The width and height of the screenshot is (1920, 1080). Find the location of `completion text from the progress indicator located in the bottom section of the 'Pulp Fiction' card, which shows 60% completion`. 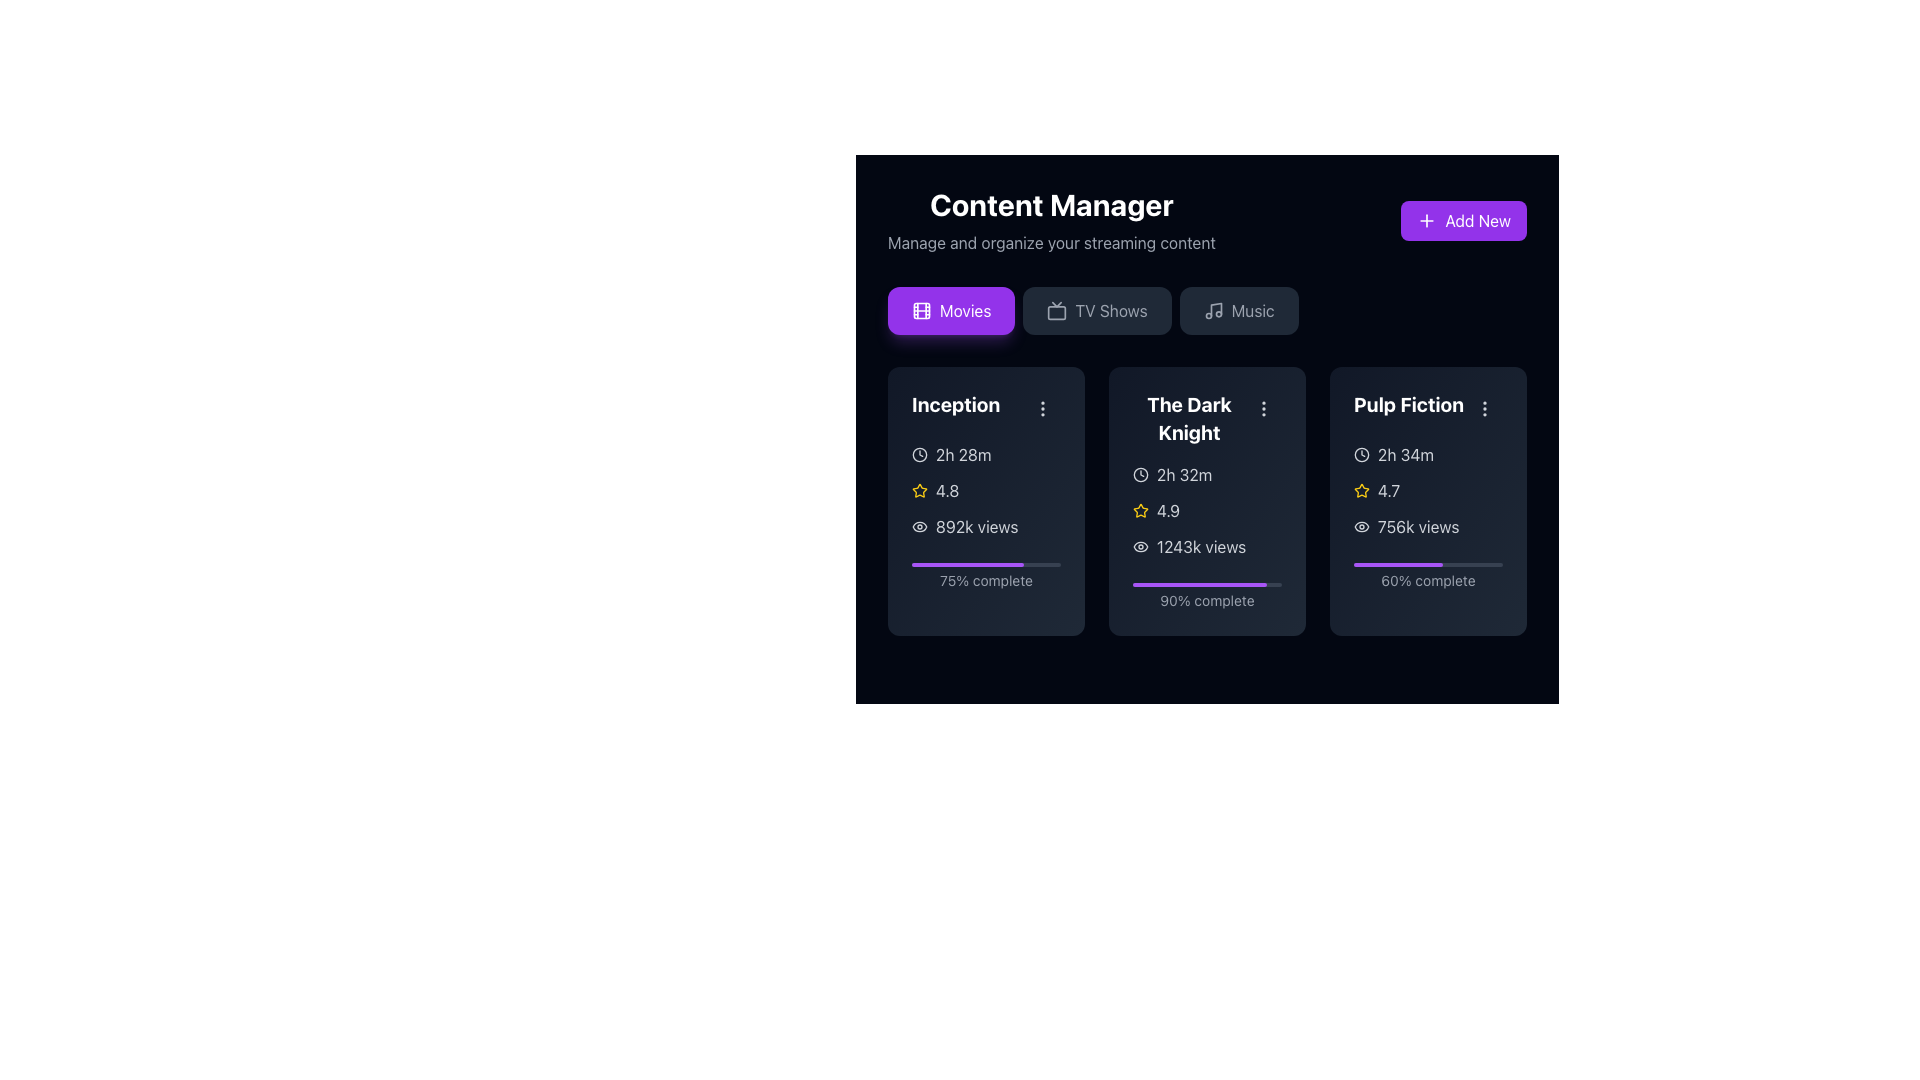

completion text from the progress indicator located in the bottom section of the 'Pulp Fiction' card, which shows 60% completion is located at coordinates (1427, 573).